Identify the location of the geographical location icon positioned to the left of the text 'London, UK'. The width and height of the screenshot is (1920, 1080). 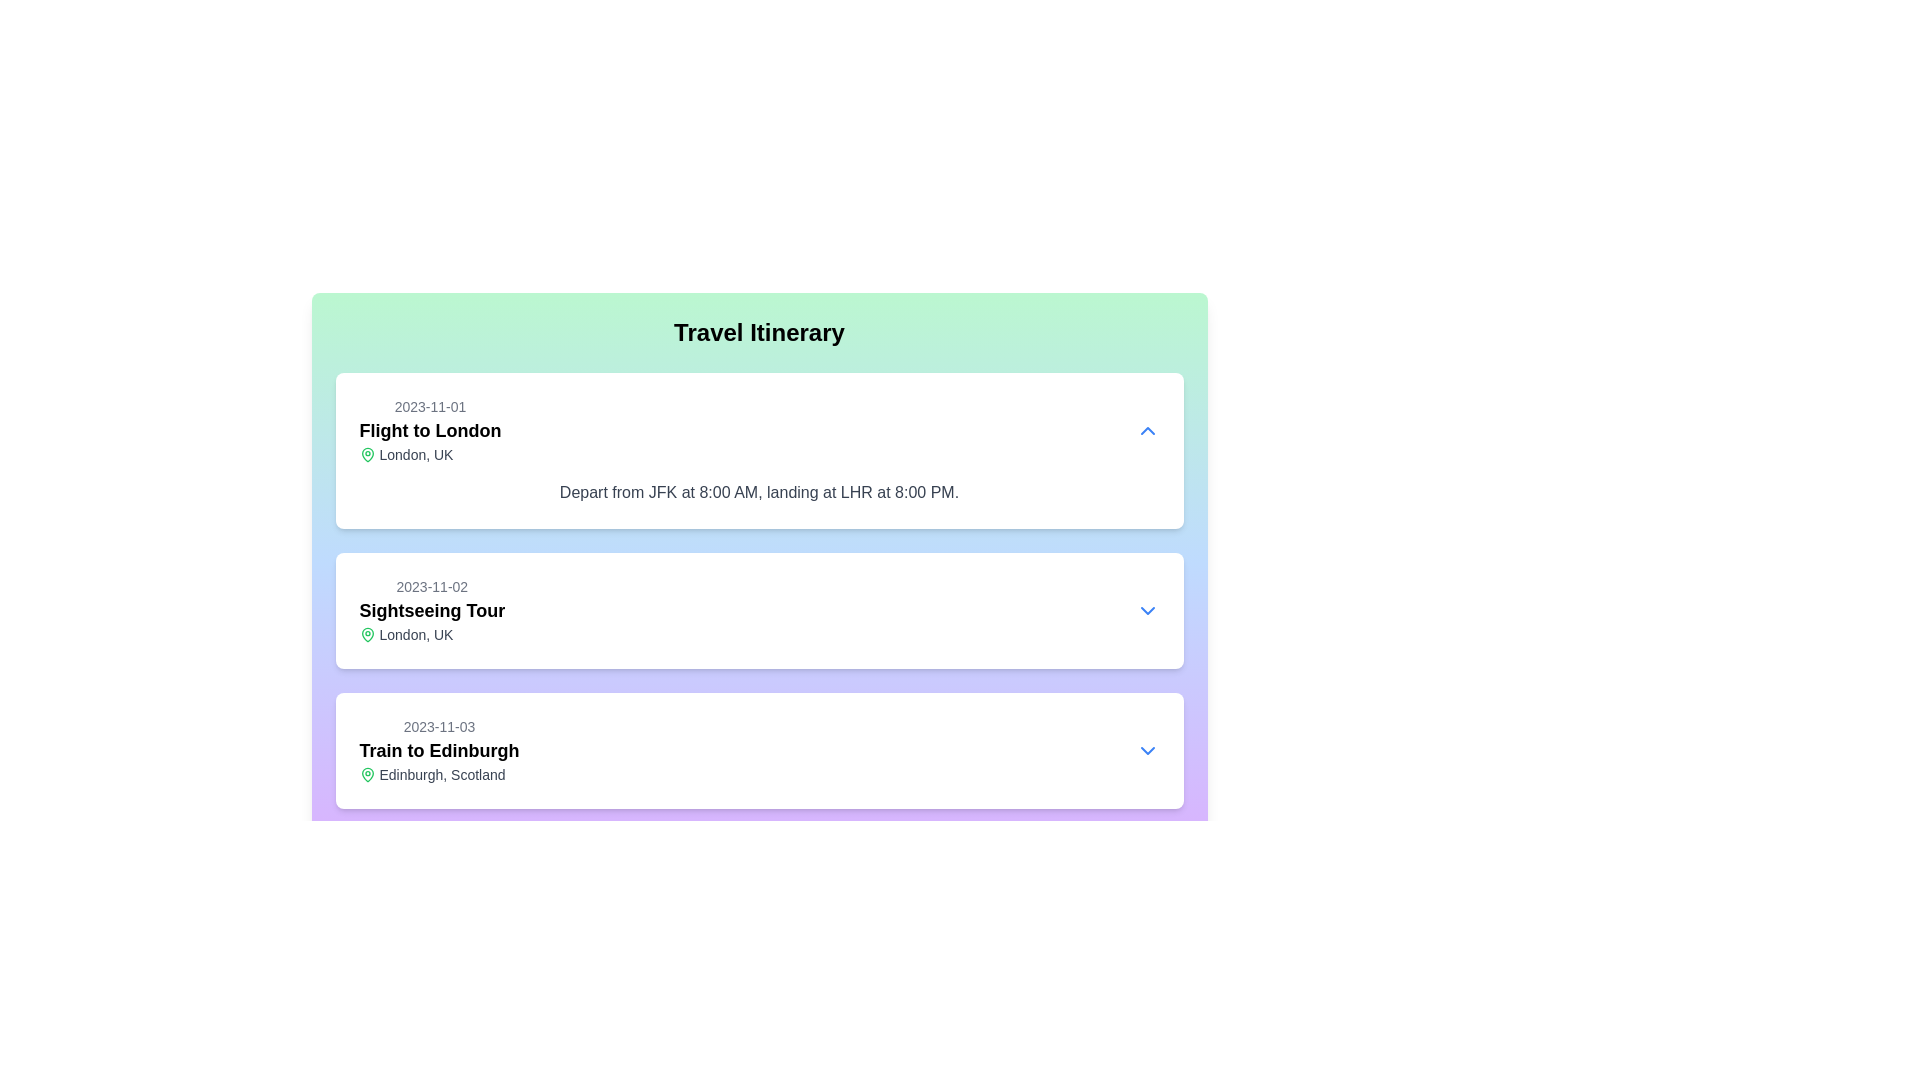
(367, 455).